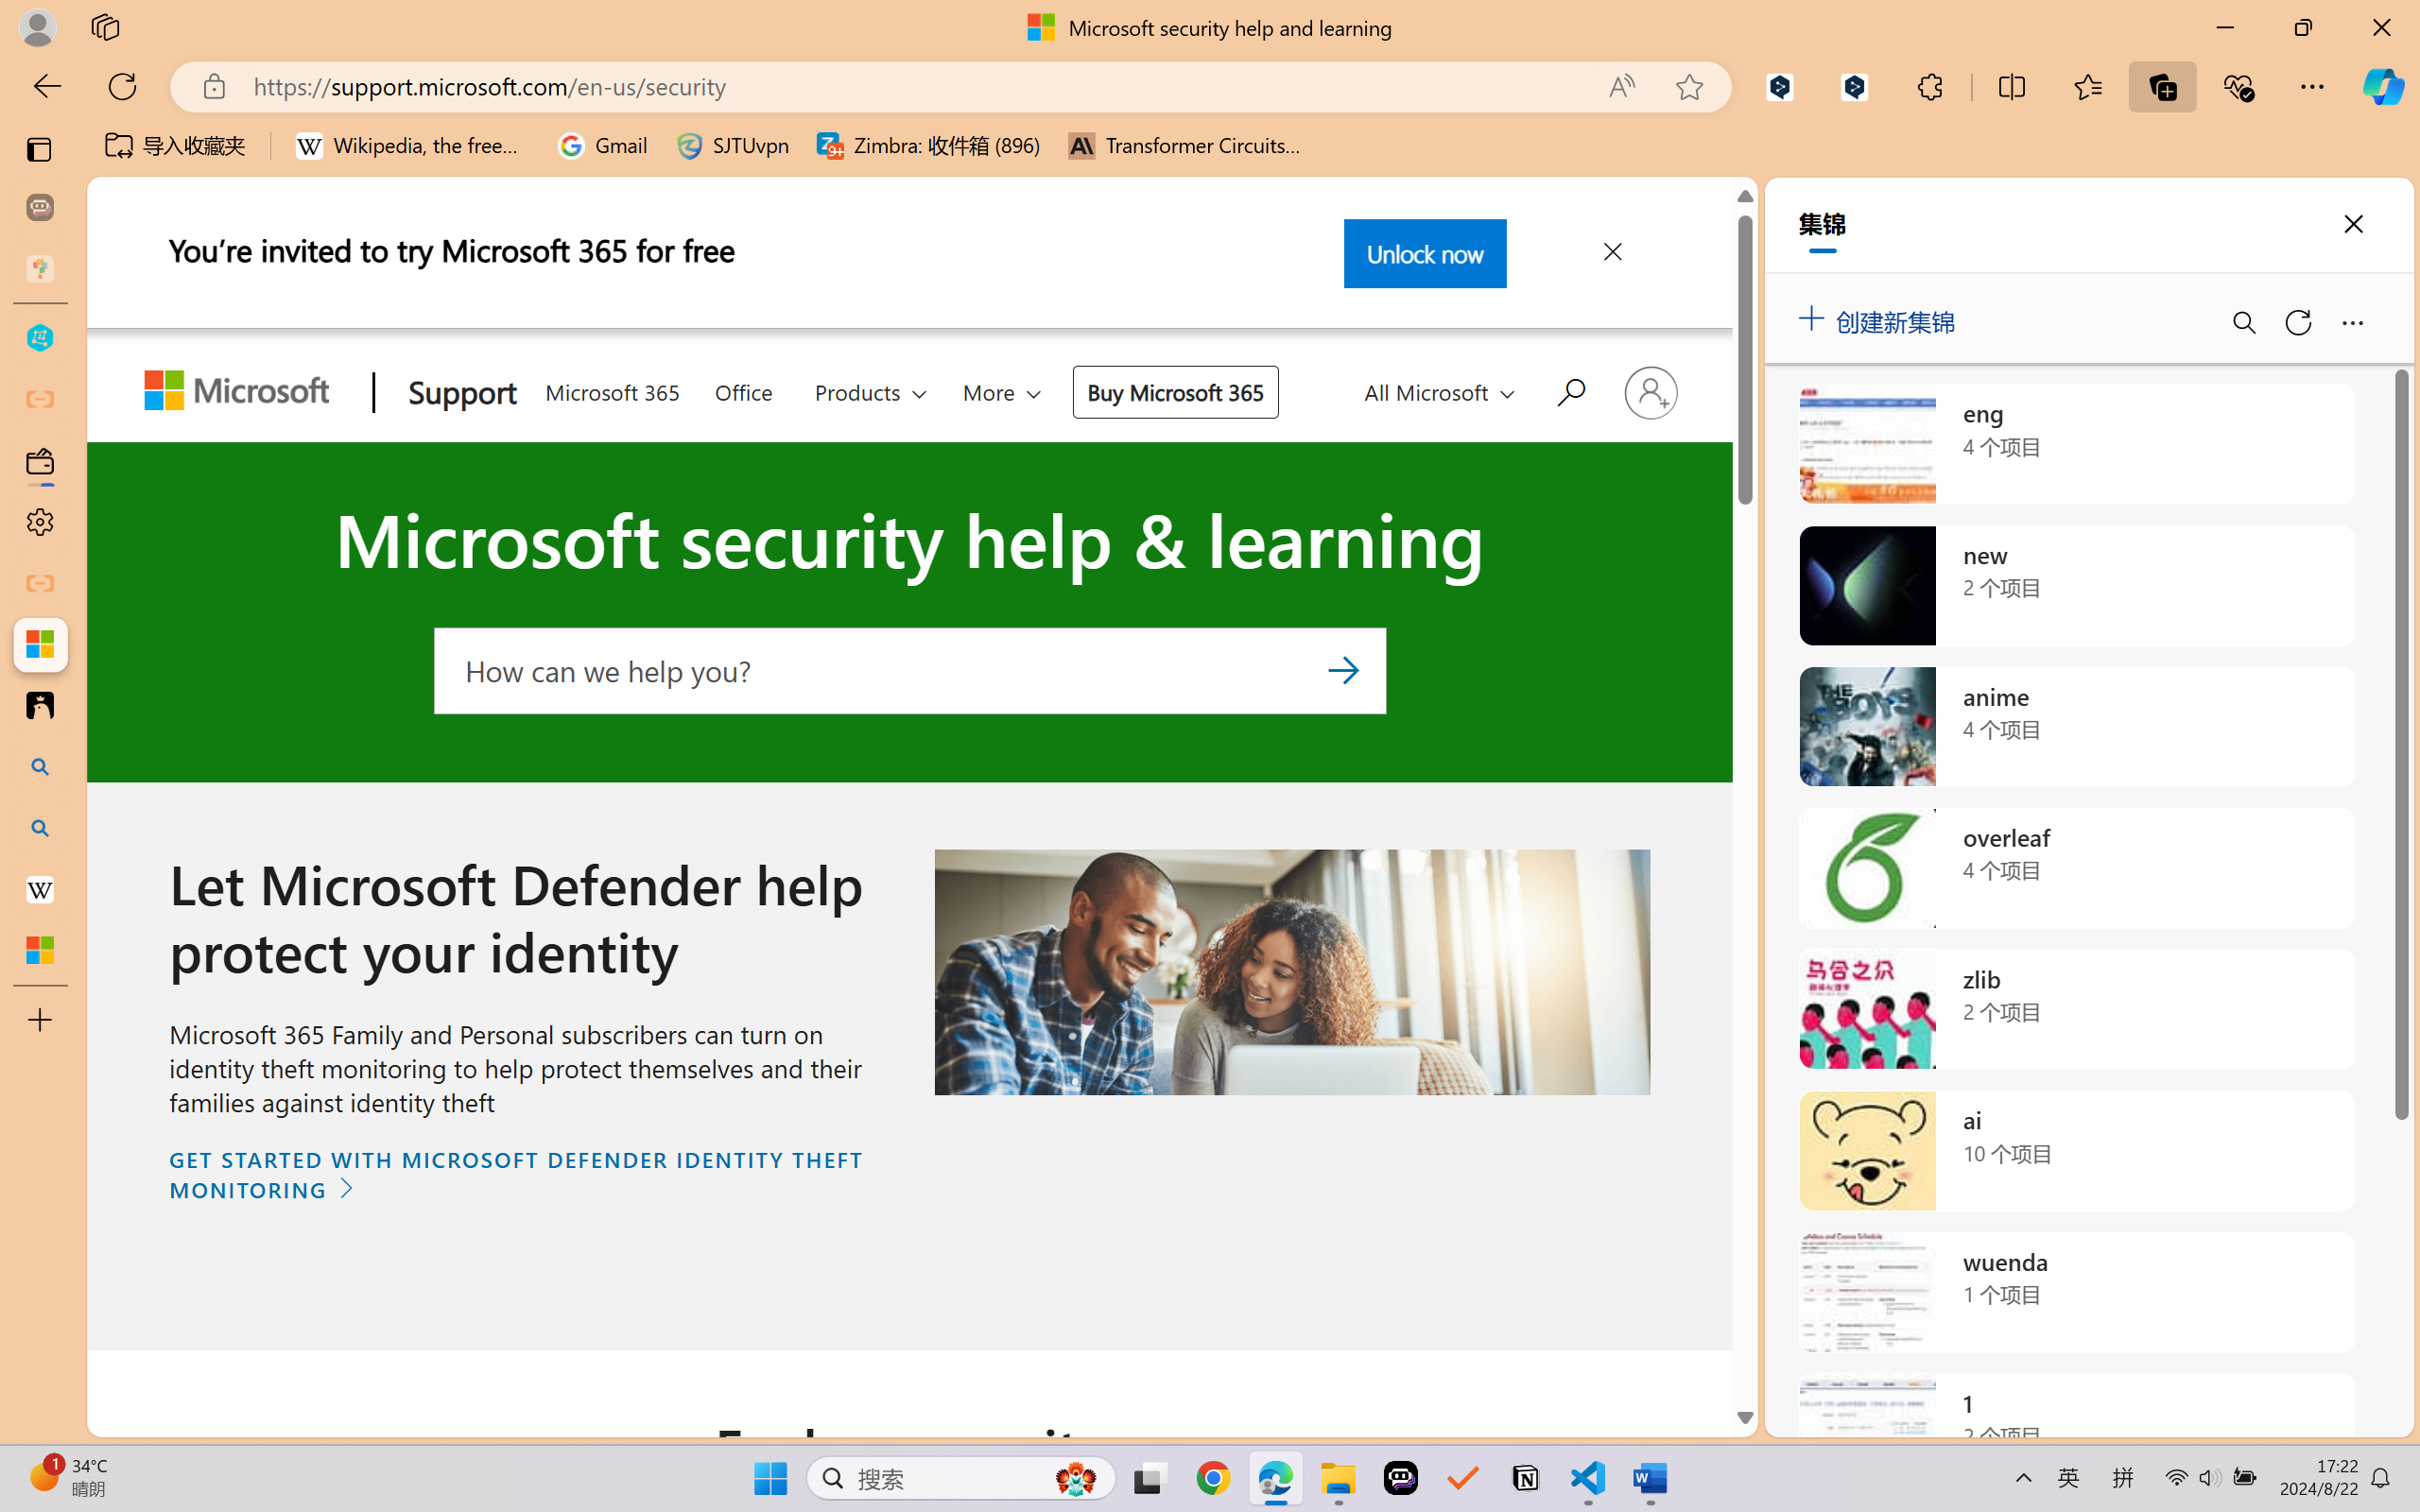 This screenshot has width=2420, height=1512. I want to click on 'Buy Microsoft 365', so click(1173, 391).